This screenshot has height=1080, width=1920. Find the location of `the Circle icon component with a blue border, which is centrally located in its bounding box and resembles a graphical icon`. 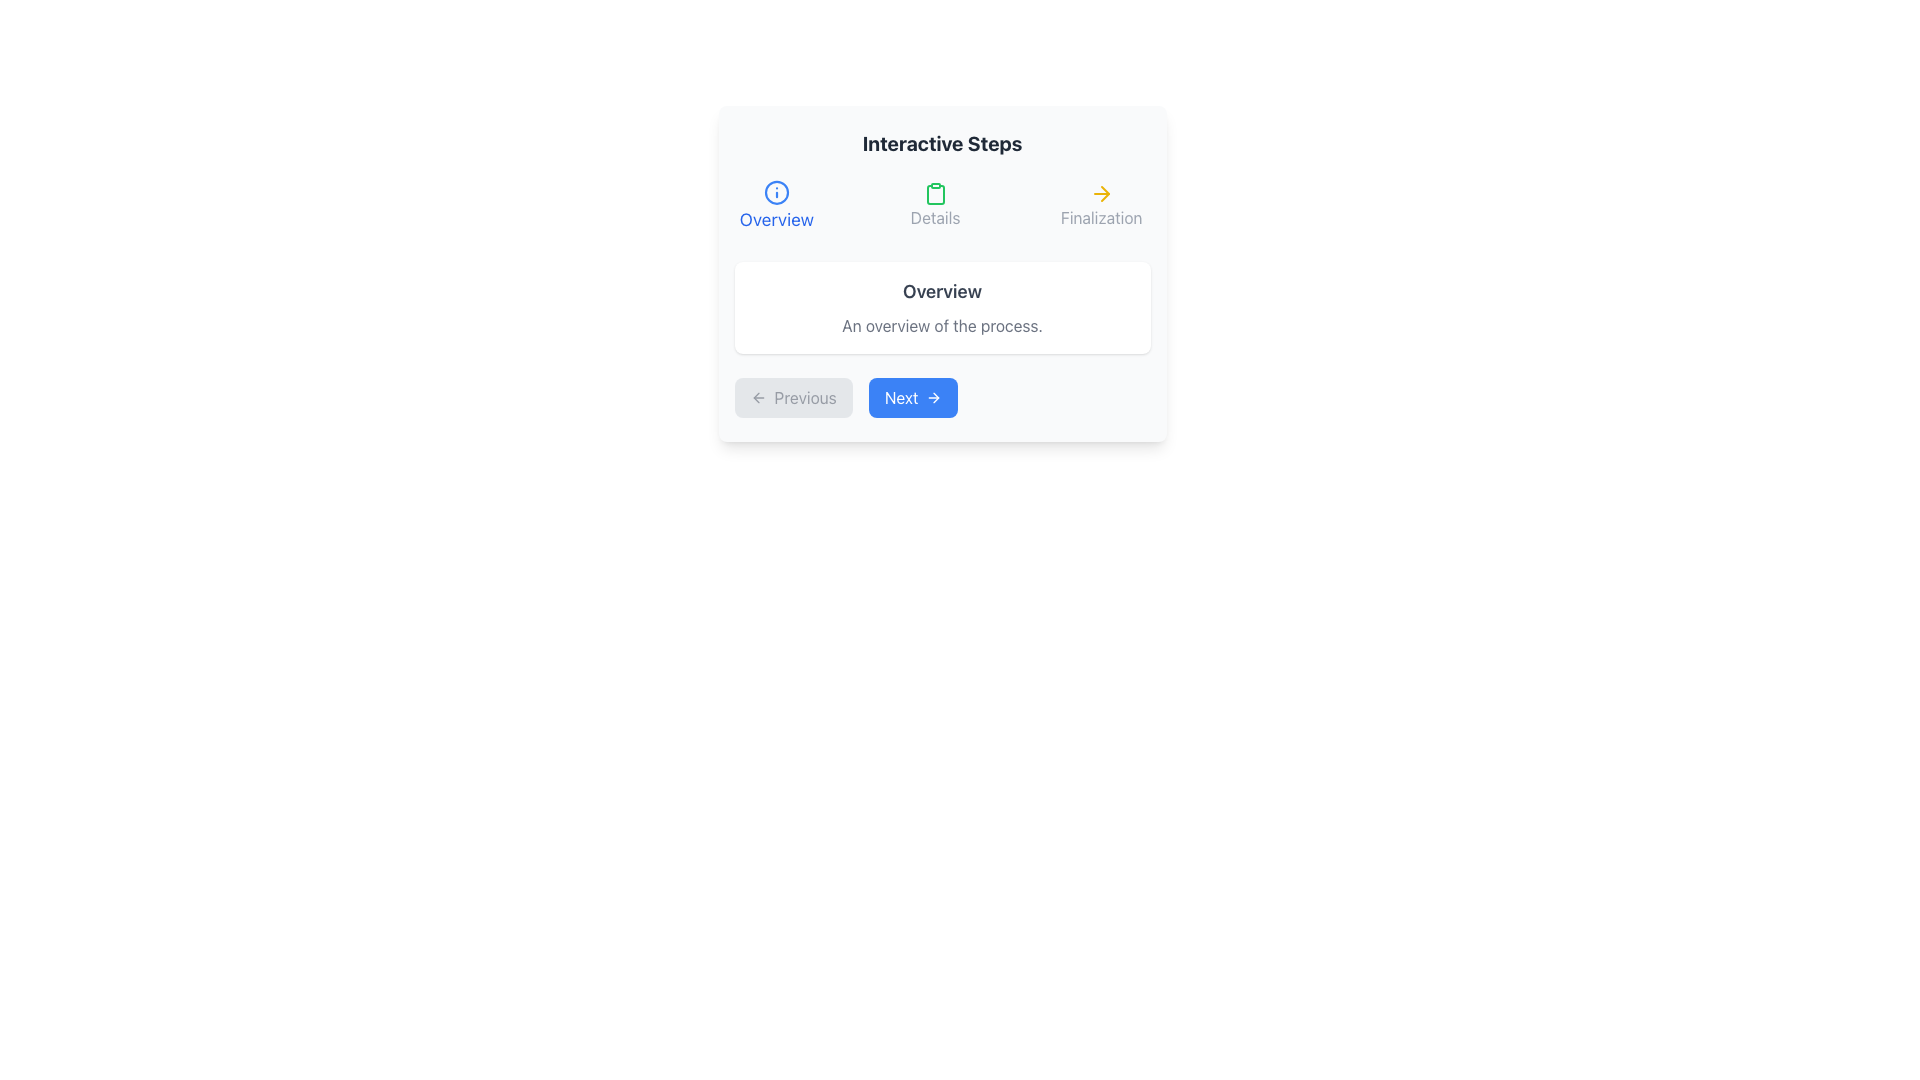

the Circle icon component with a blue border, which is centrally located in its bounding box and resembles a graphical icon is located at coordinates (775, 192).